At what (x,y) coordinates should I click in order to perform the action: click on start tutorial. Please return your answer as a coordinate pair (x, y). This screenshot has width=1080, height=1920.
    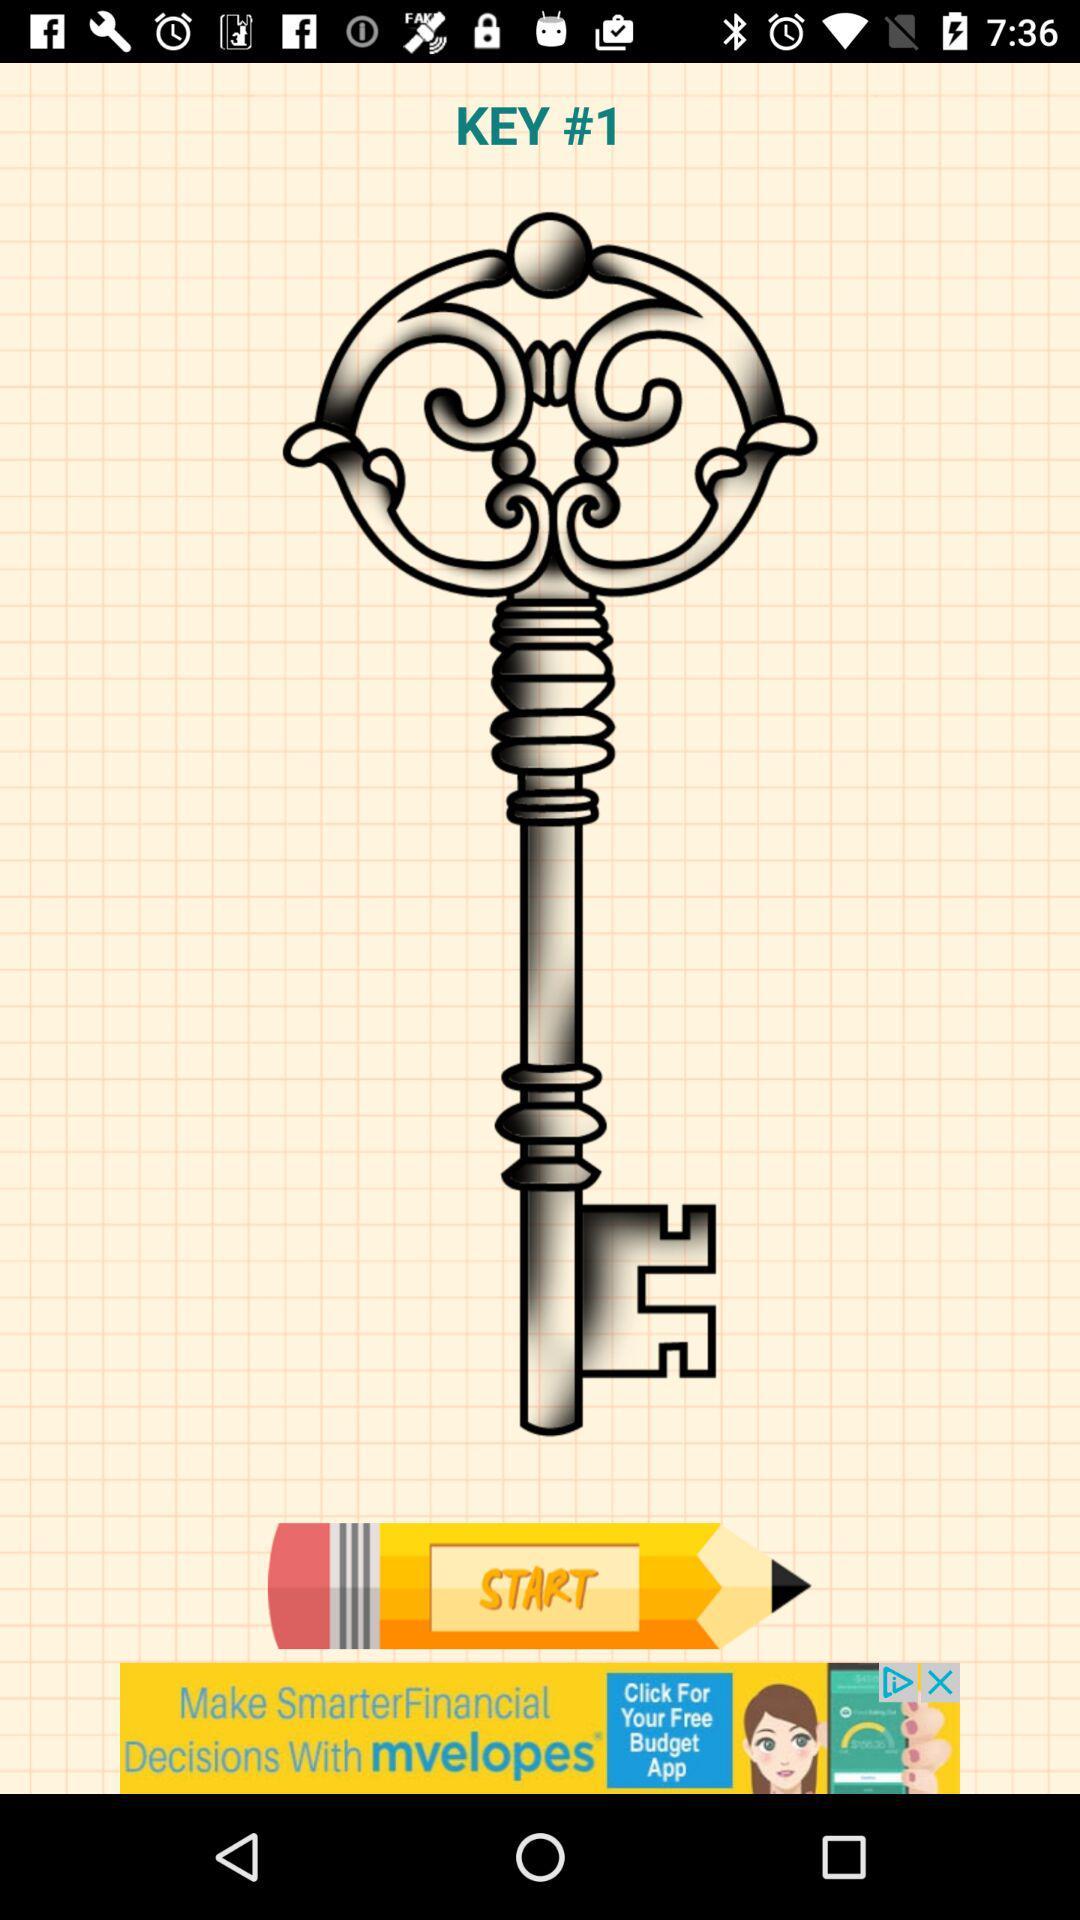
    Looking at the image, I should click on (538, 1585).